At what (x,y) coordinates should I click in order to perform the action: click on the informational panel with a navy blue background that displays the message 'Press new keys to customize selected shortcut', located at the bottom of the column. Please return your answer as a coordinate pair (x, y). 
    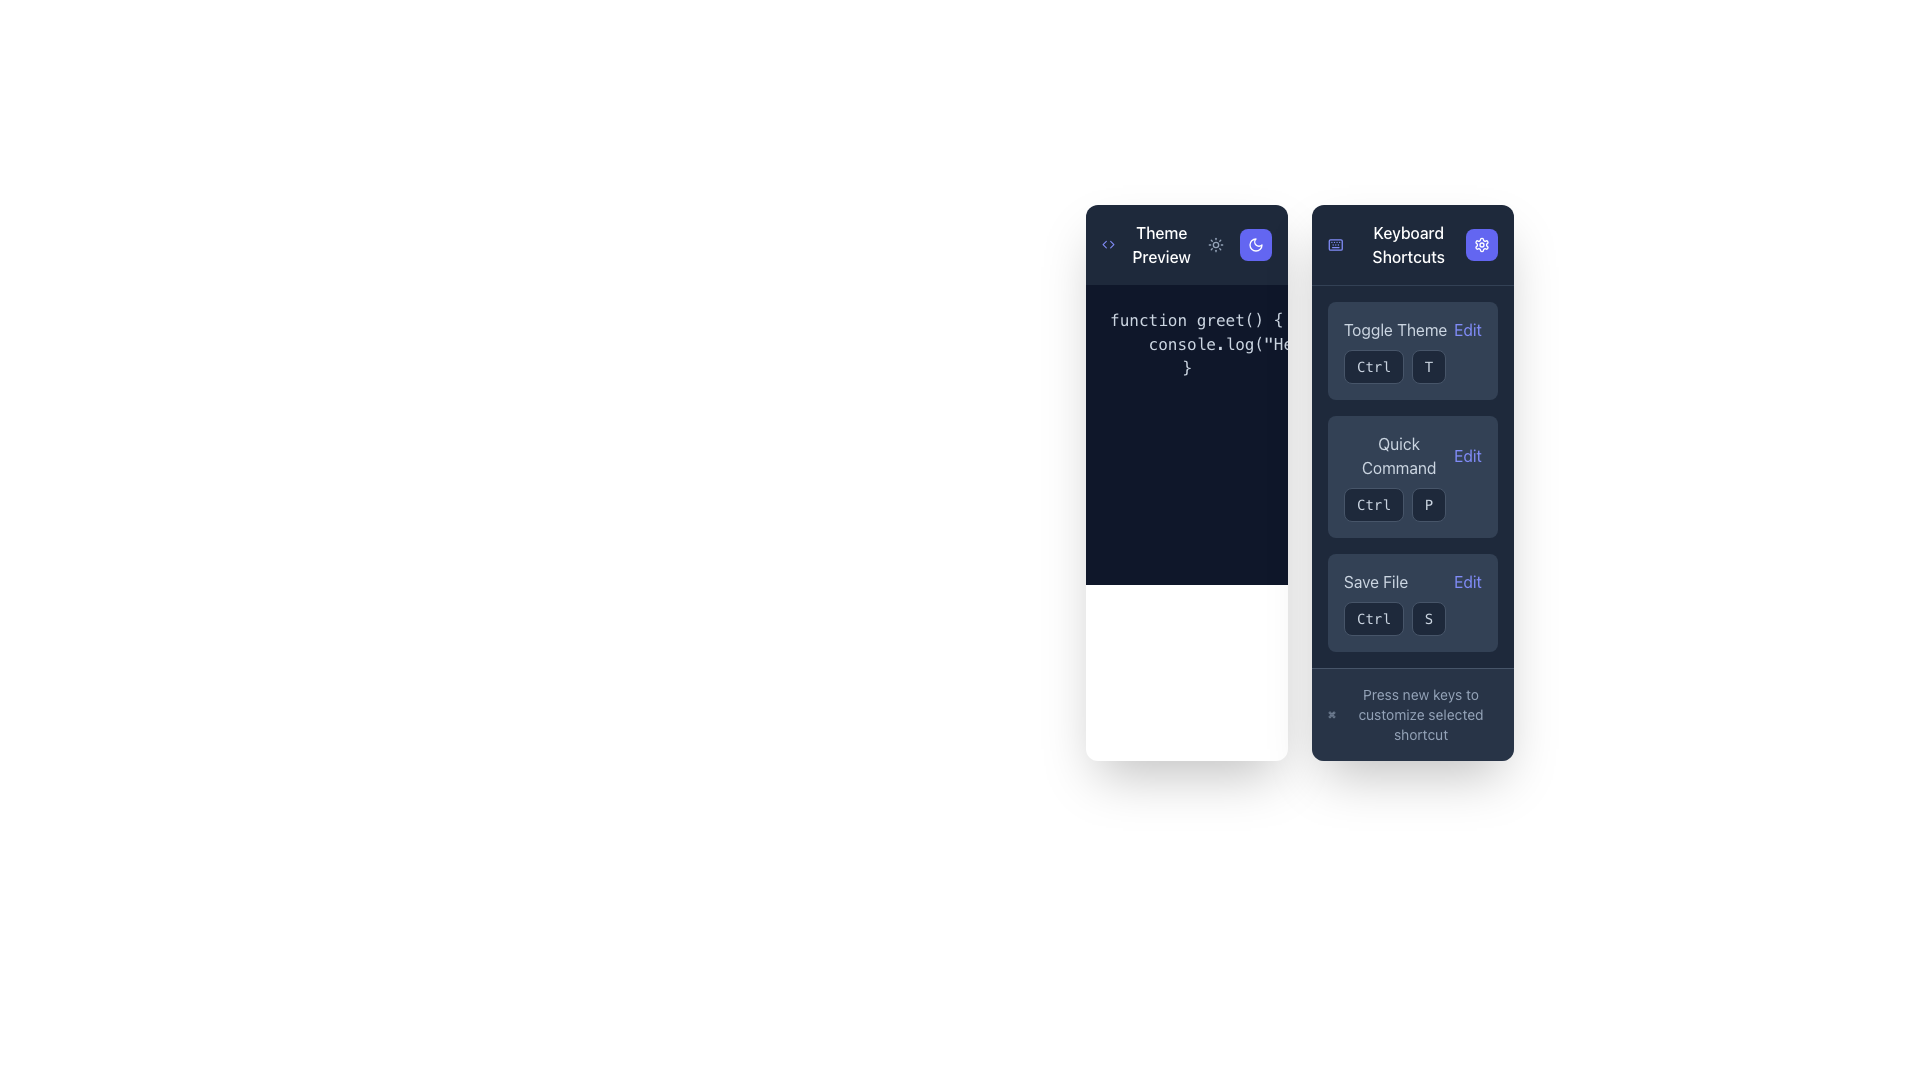
    Looking at the image, I should click on (1411, 713).